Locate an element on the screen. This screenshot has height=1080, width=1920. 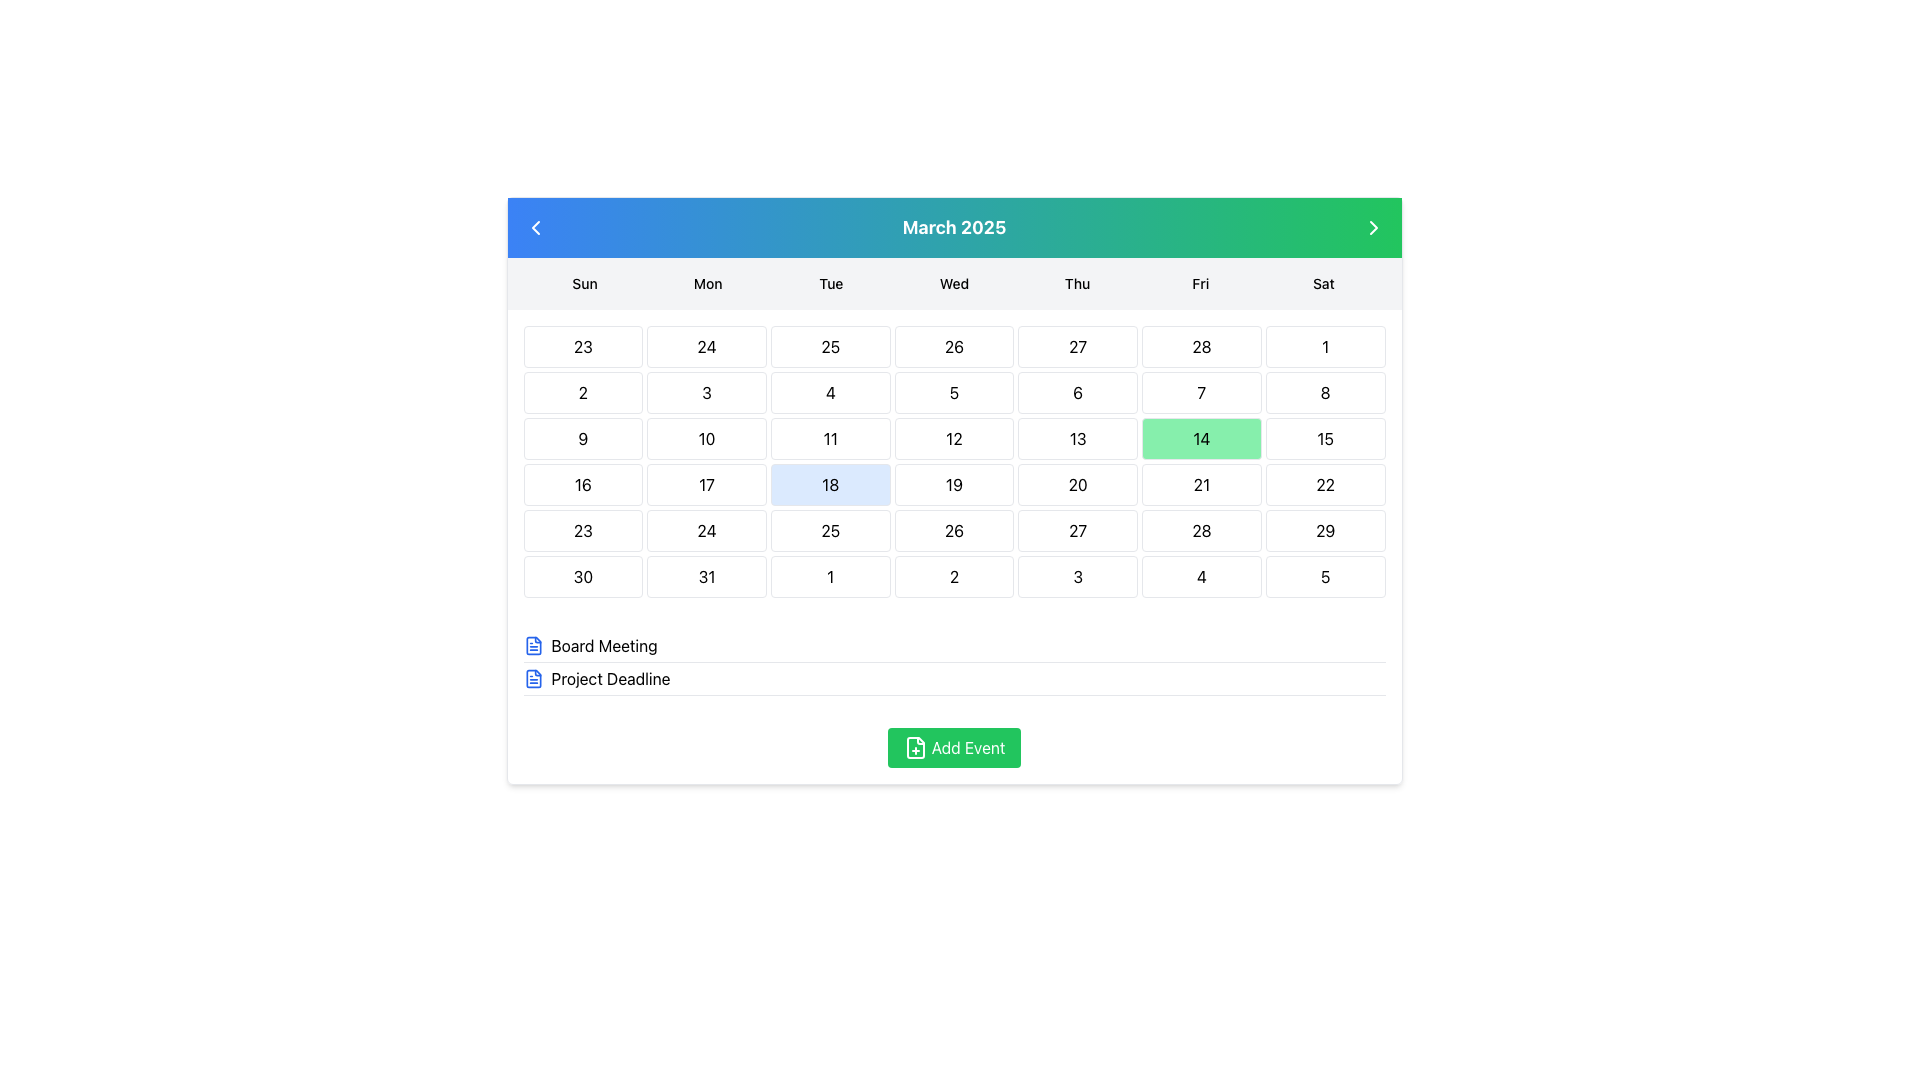
the 'Add Event' button located centrally at the bottom of the interface is located at coordinates (953, 748).